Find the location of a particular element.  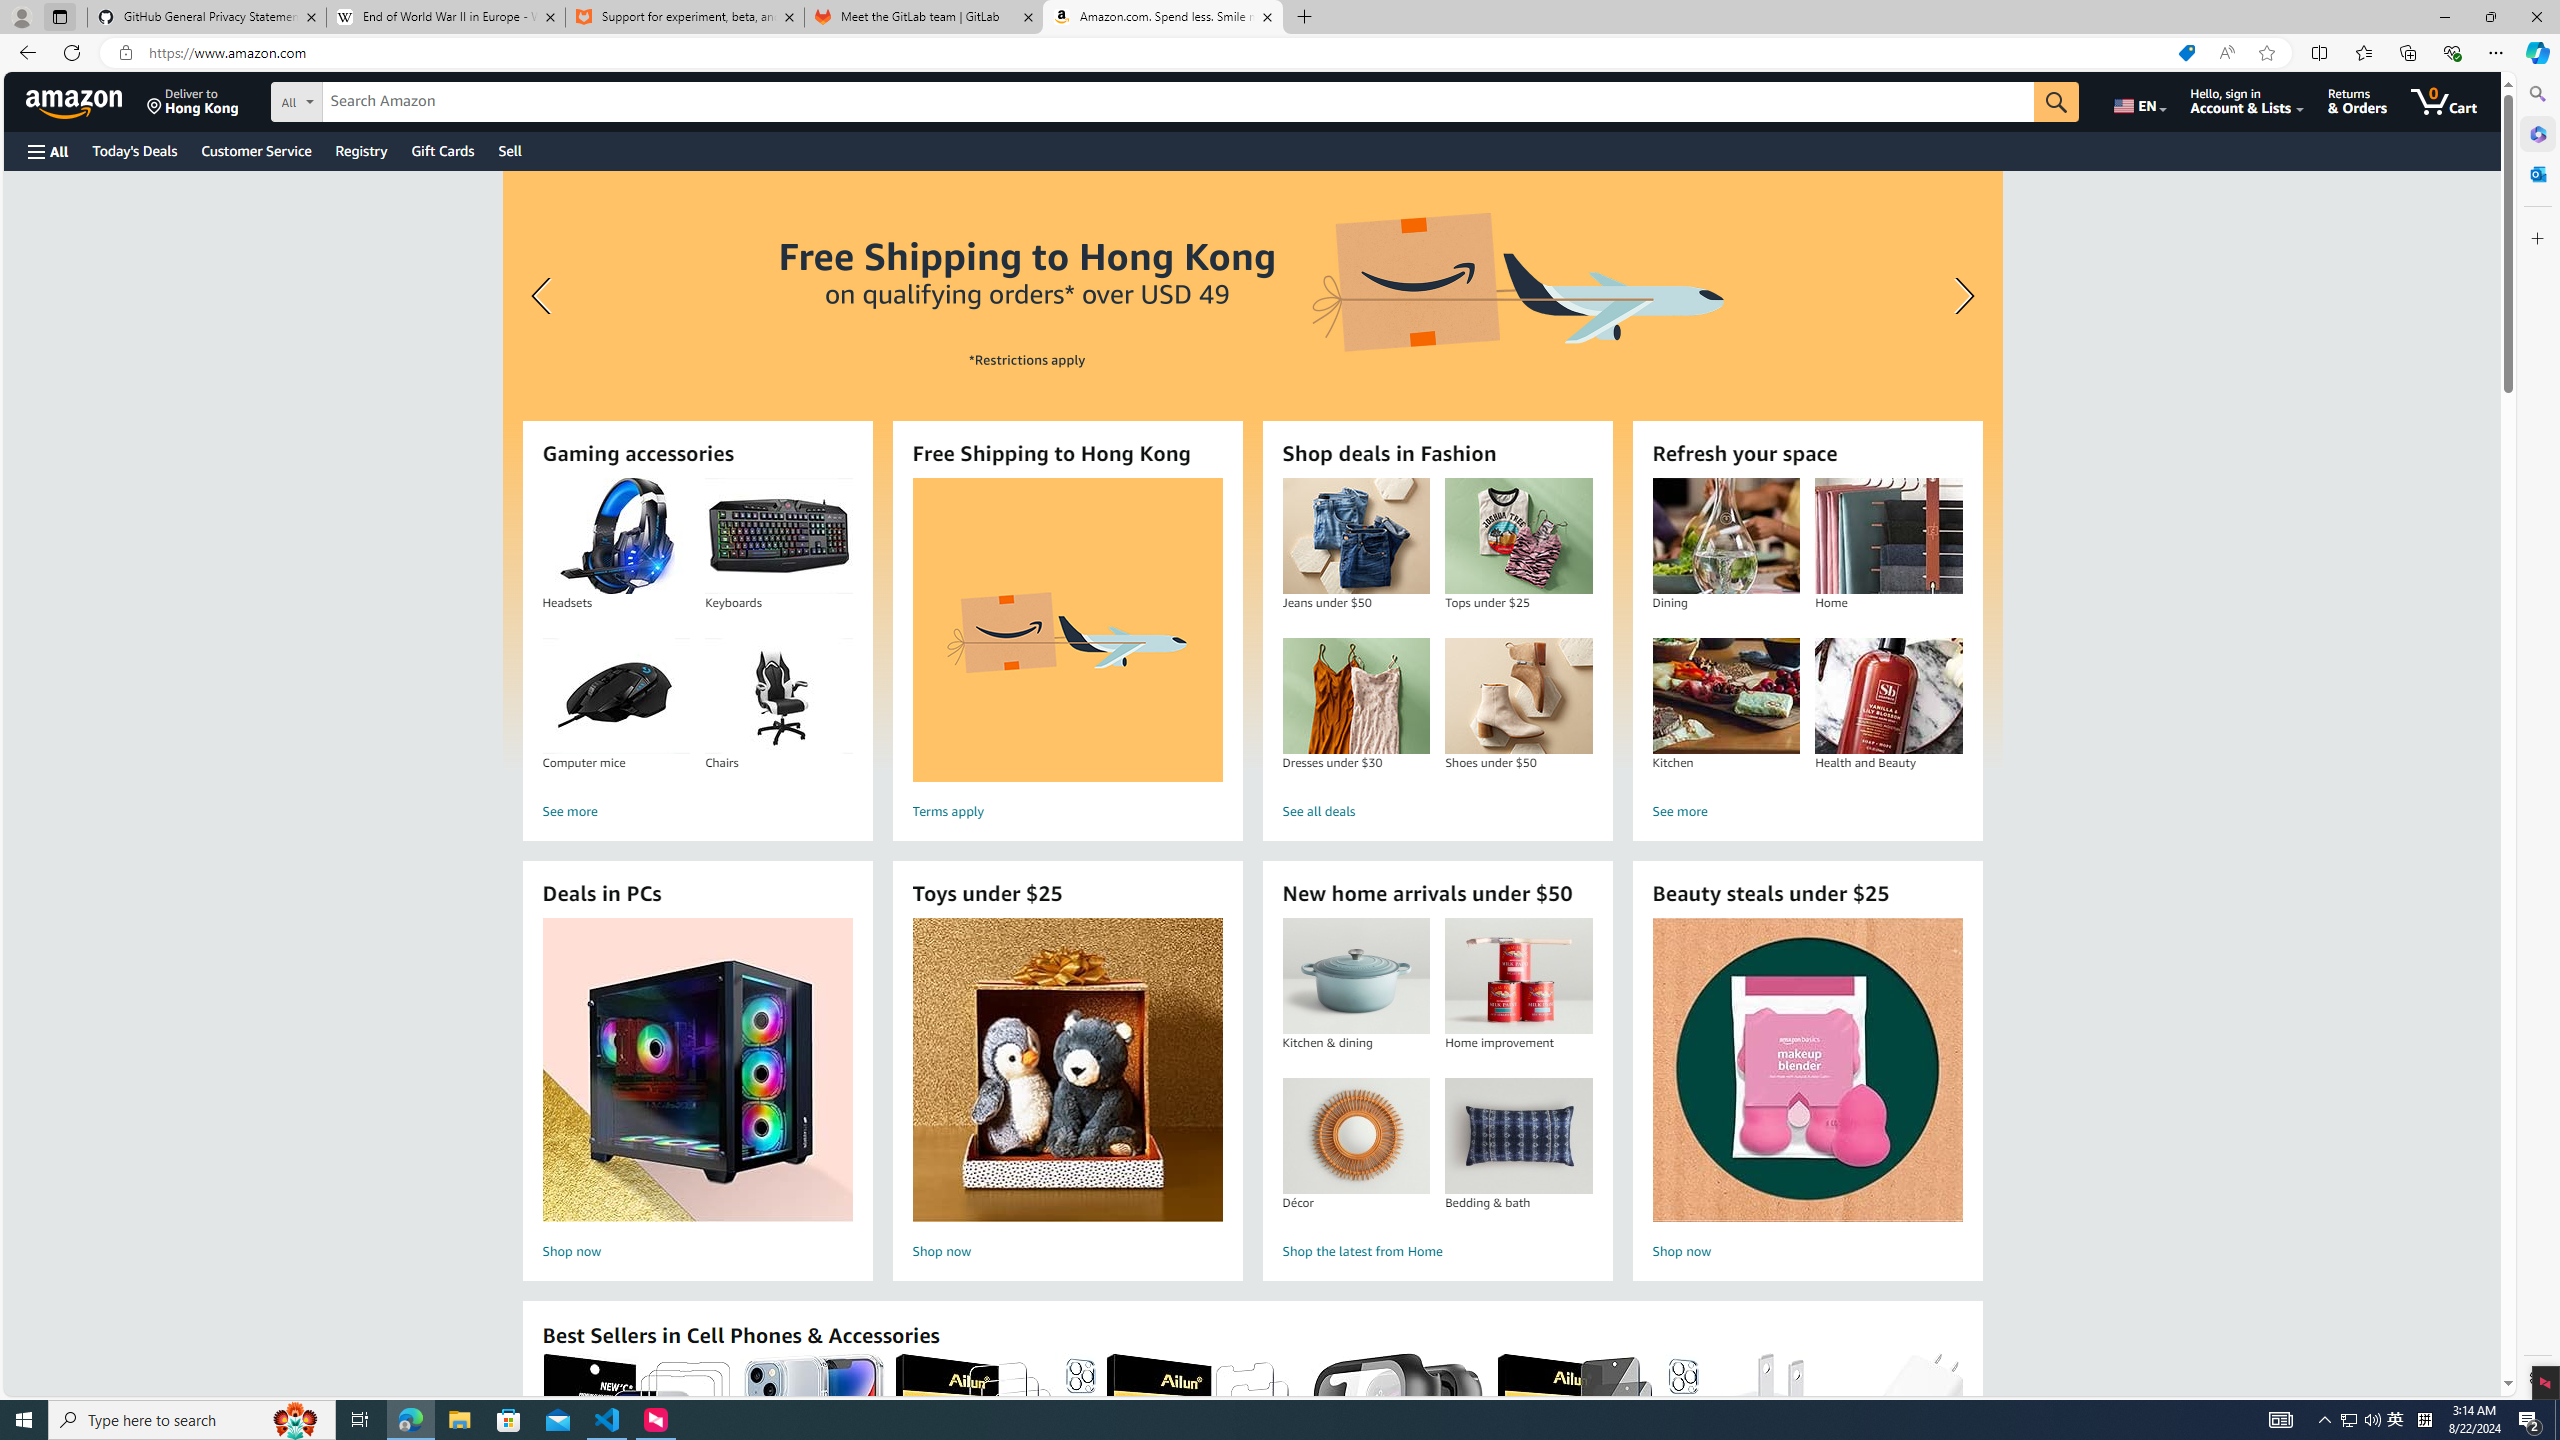

'Computer mice' is located at coordinates (615, 696).